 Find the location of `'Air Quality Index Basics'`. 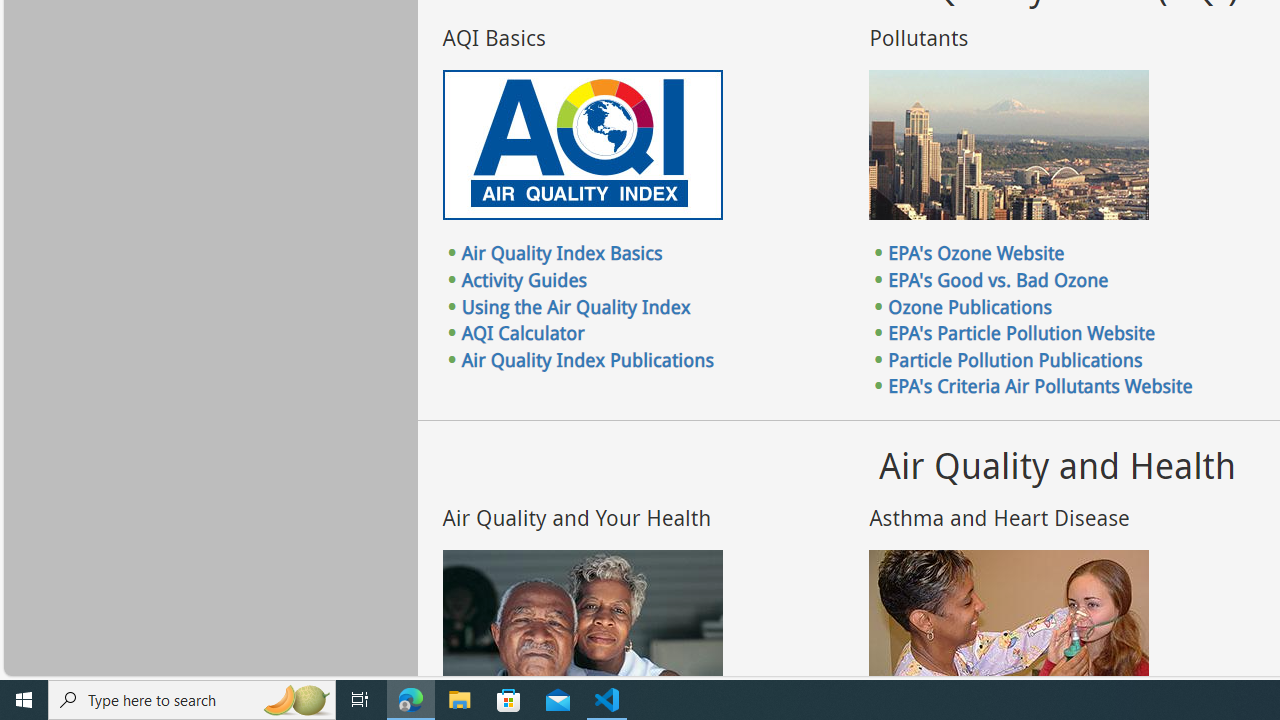

'Air Quality Index Basics' is located at coordinates (560, 252).